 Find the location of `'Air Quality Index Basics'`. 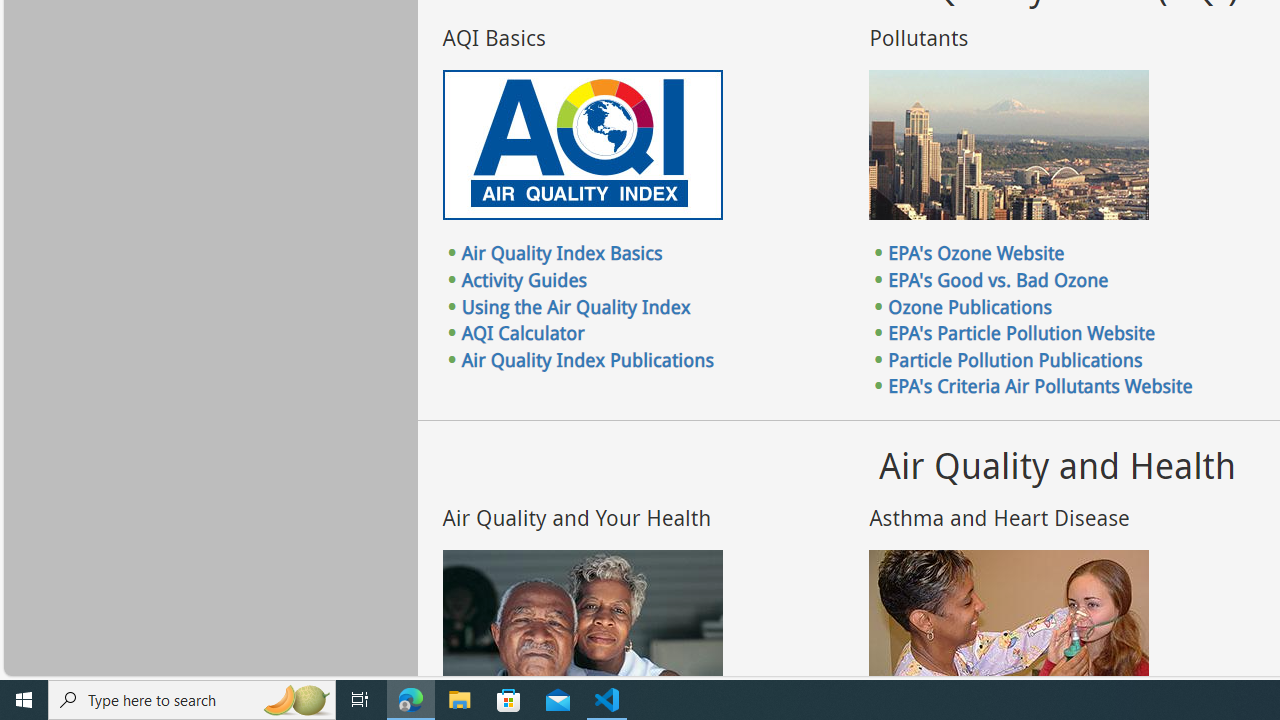

'Air Quality Index Basics' is located at coordinates (560, 252).